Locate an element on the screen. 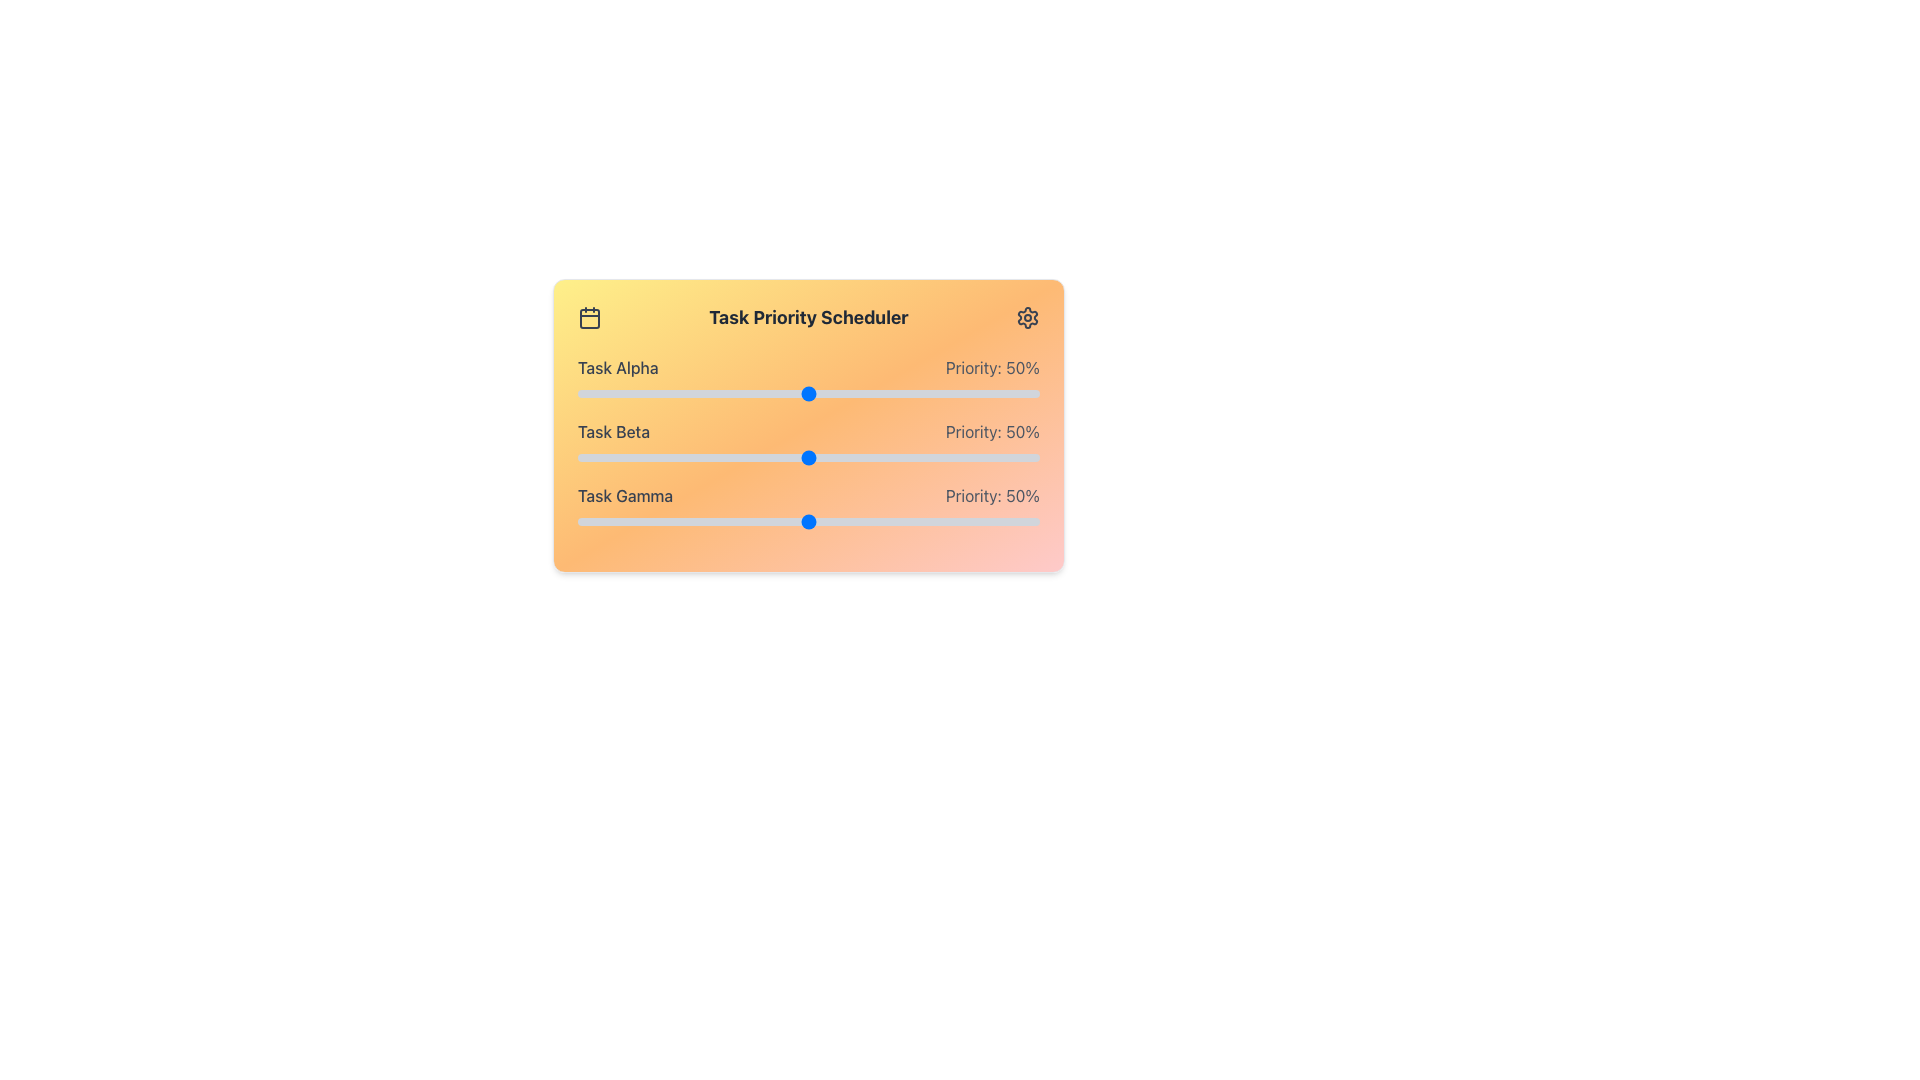 This screenshot has height=1080, width=1920. the "Task Beta" priority is located at coordinates (1030, 458).